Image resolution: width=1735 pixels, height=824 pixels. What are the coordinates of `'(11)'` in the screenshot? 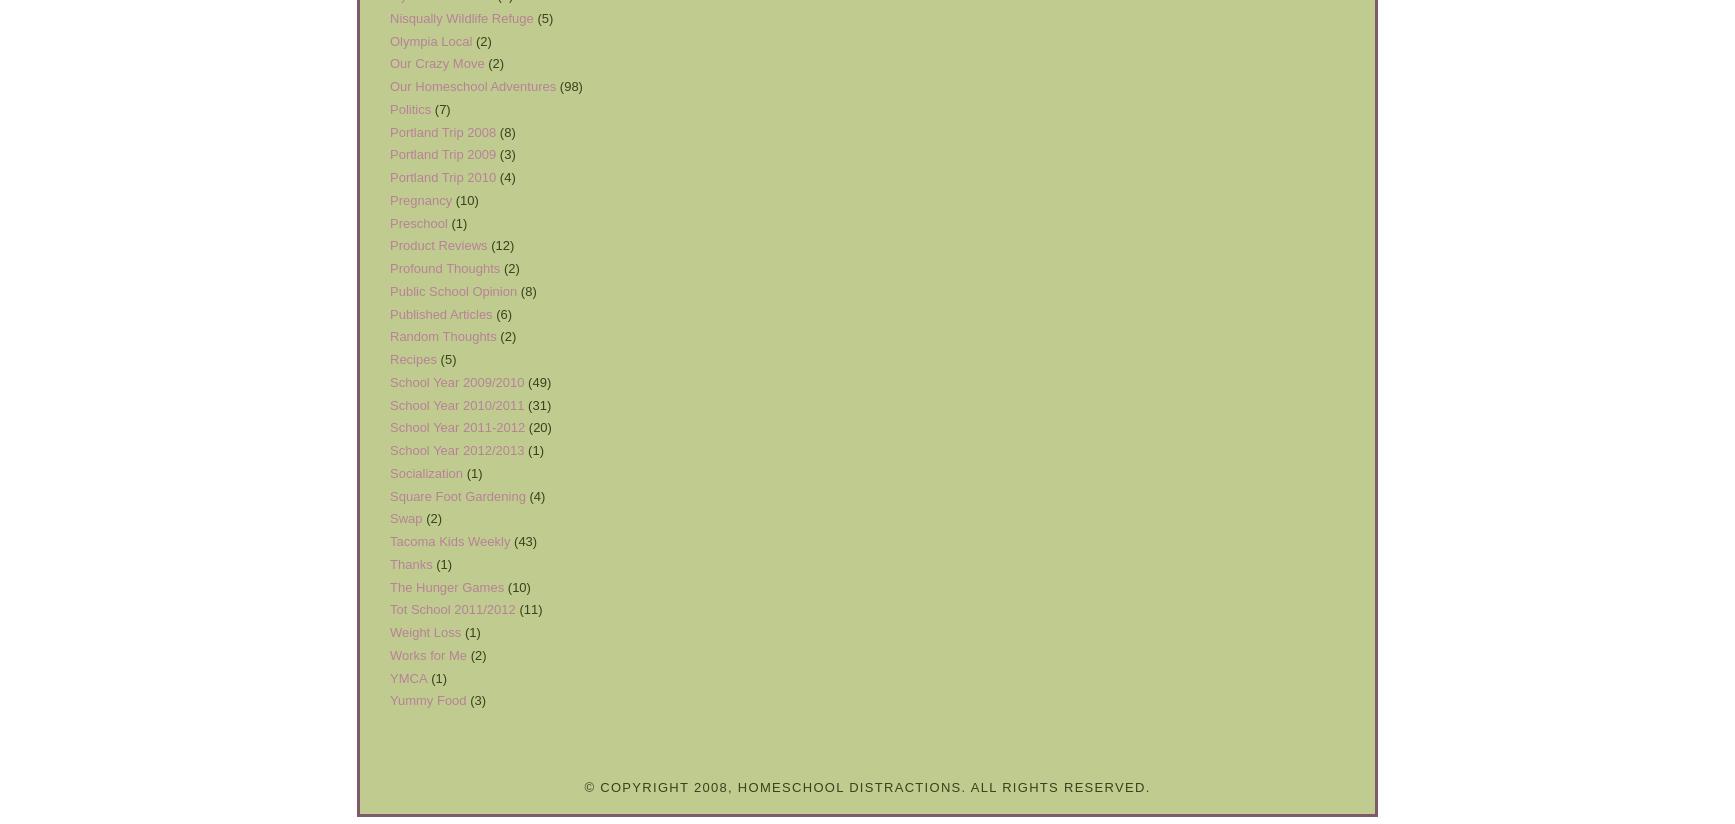 It's located at (530, 609).